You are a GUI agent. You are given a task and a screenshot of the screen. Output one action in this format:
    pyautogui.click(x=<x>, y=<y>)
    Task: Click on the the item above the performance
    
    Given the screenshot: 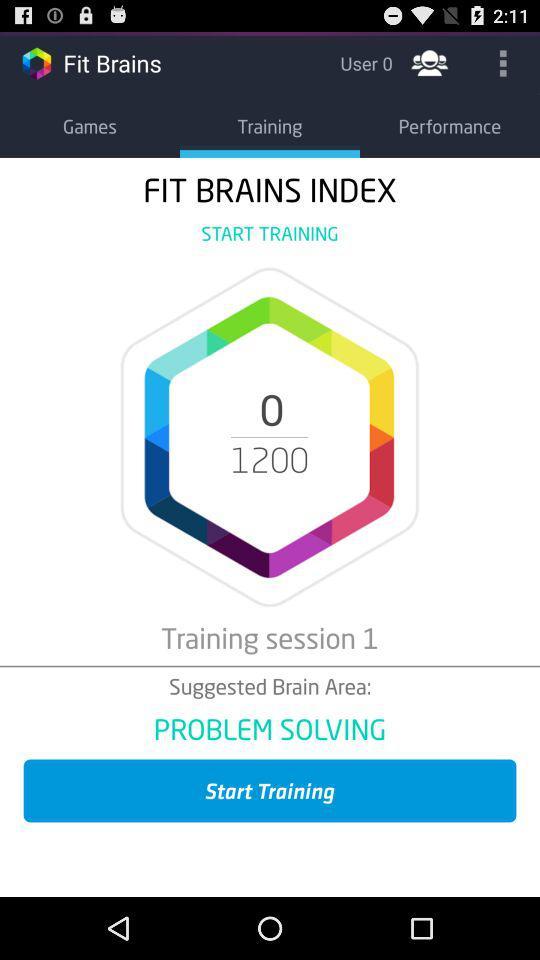 What is the action you would take?
    pyautogui.click(x=502, y=62)
    